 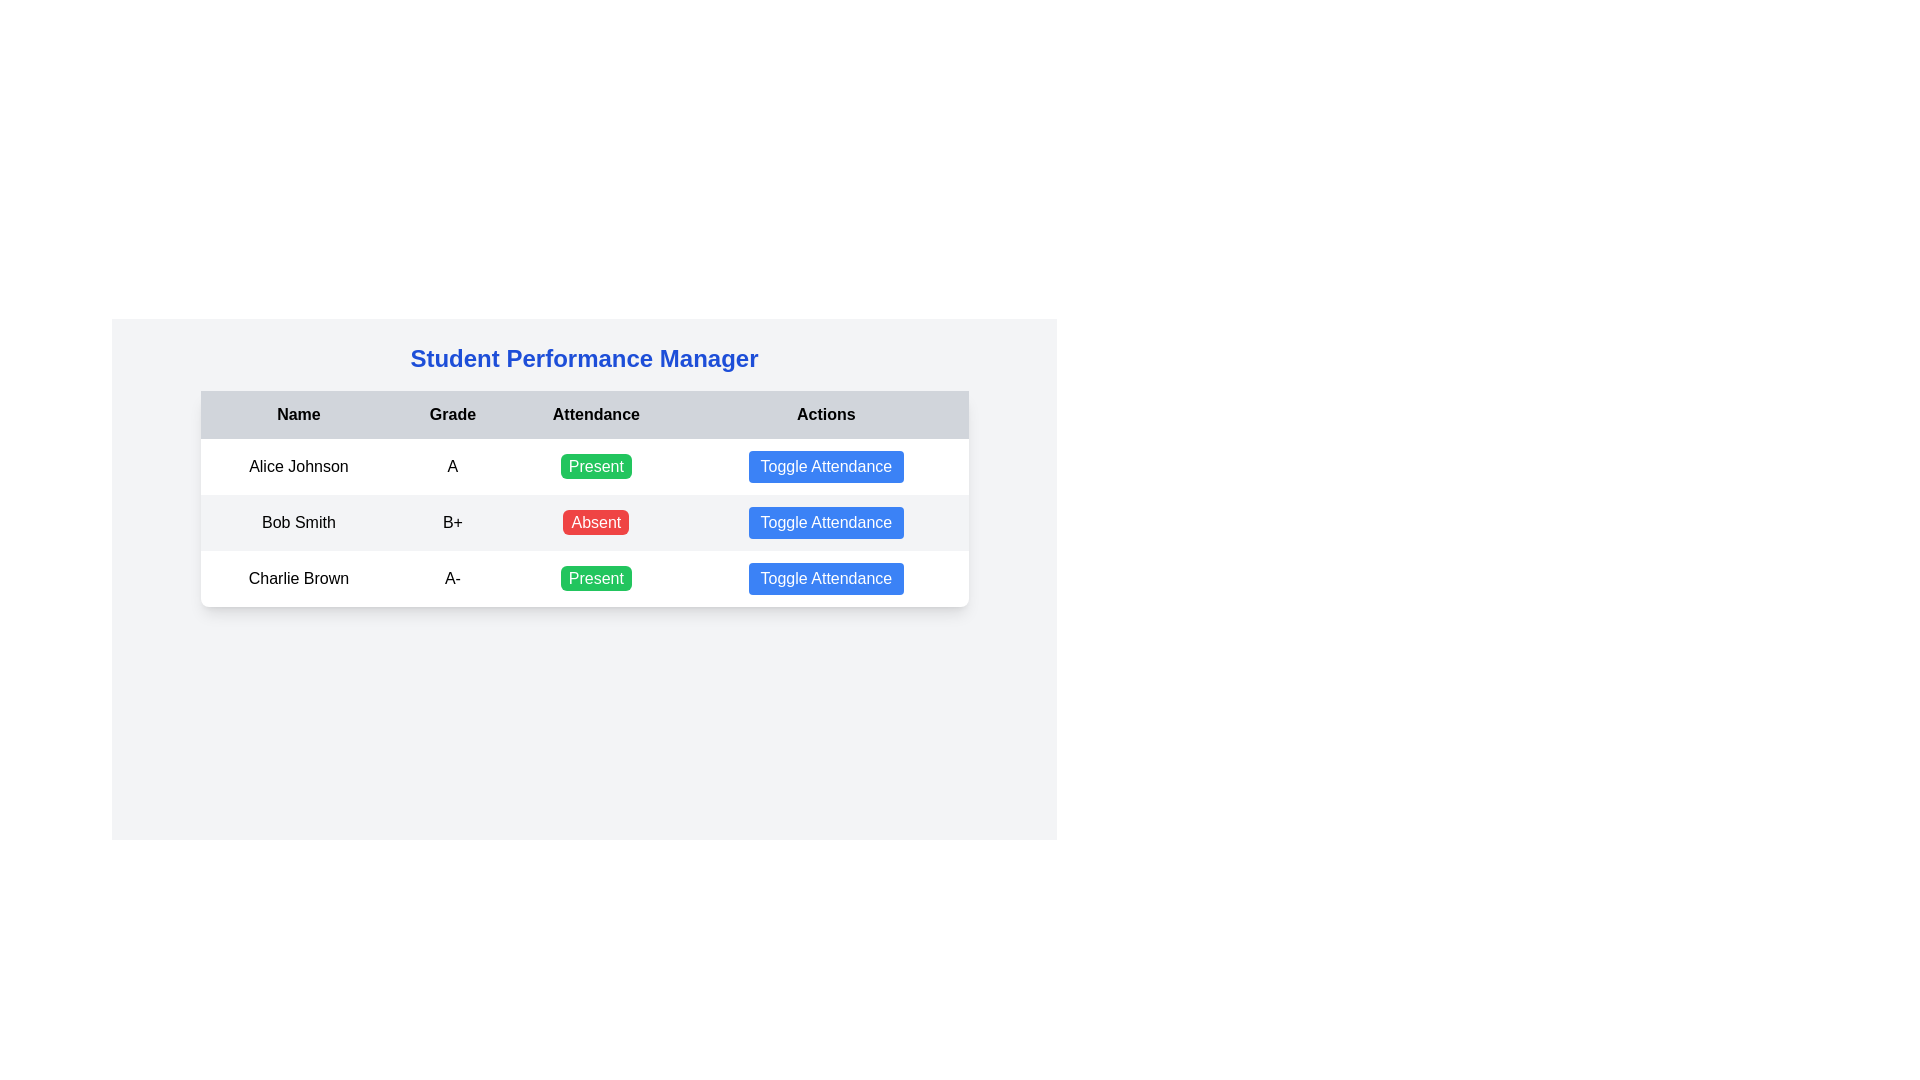 What do you see at coordinates (451, 522) in the screenshot?
I see `the Text label indicating the grade 'B+' for the student 'Bob Smith' located in the second row, second column of the table` at bounding box center [451, 522].